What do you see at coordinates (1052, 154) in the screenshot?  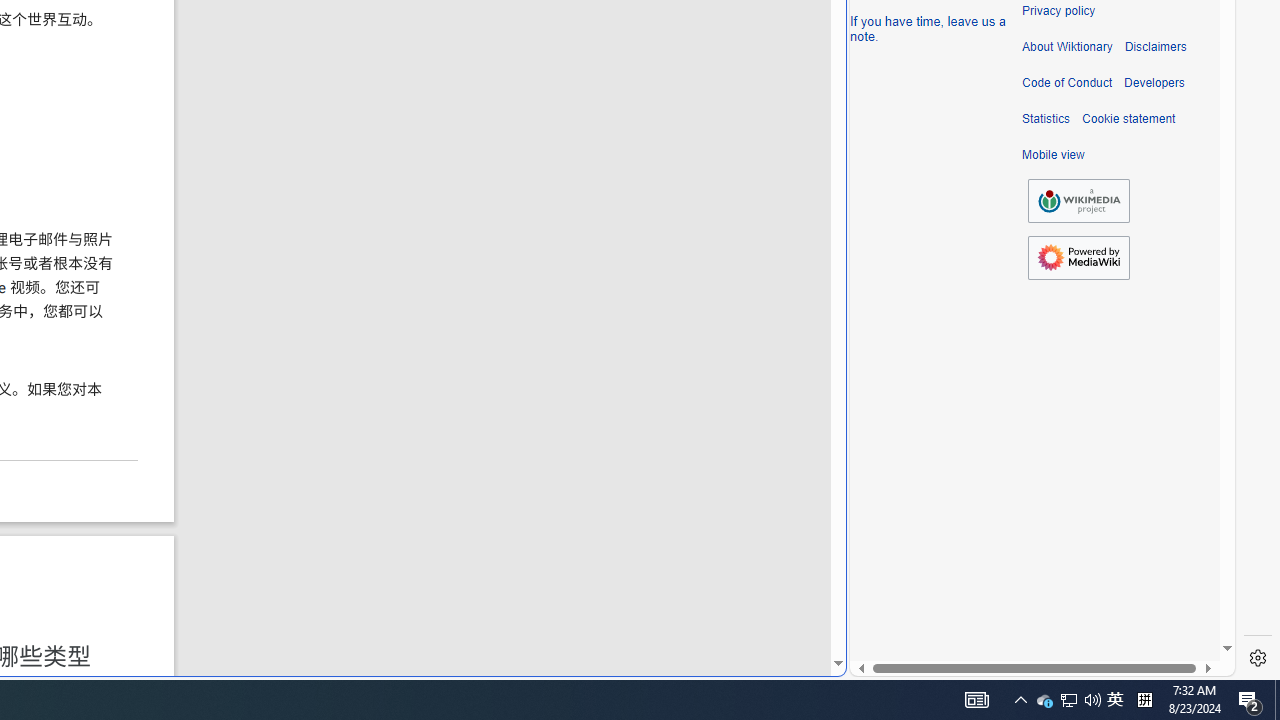 I see `'Mobile view'` at bounding box center [1052, 154].